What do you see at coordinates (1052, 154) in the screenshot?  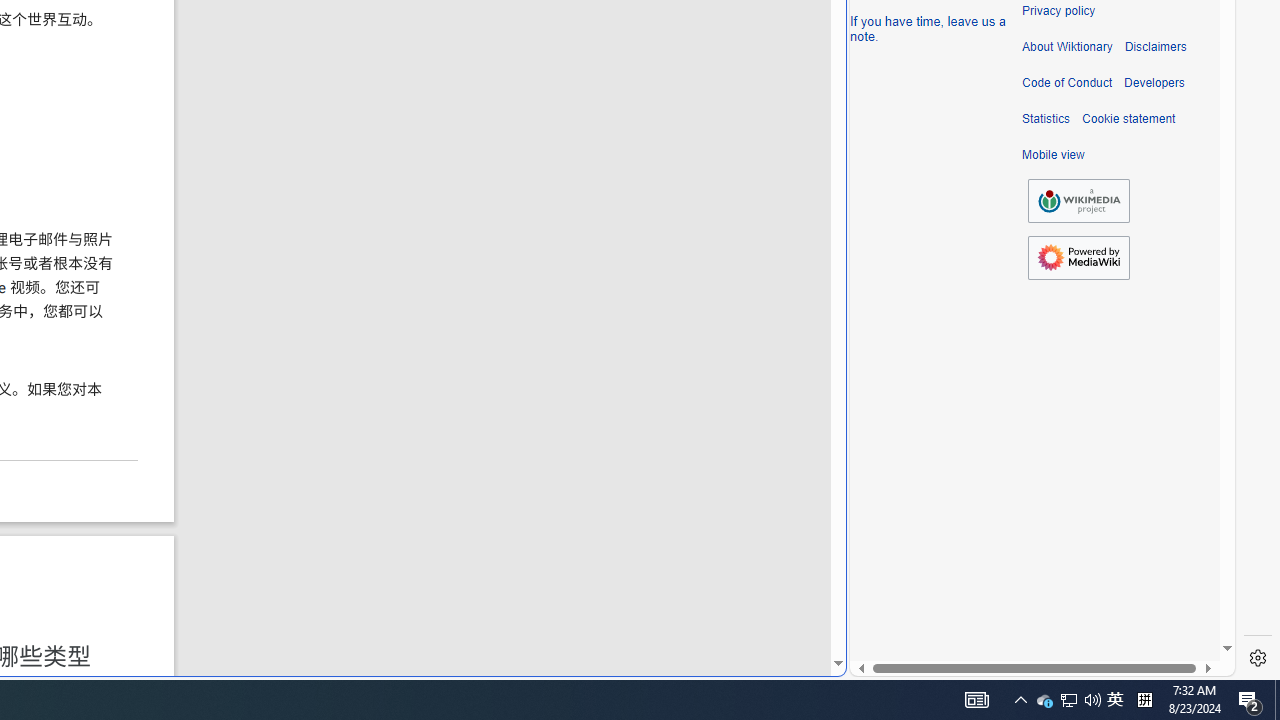 I see `'Mobile view'` at bounding box center [1052, 154].